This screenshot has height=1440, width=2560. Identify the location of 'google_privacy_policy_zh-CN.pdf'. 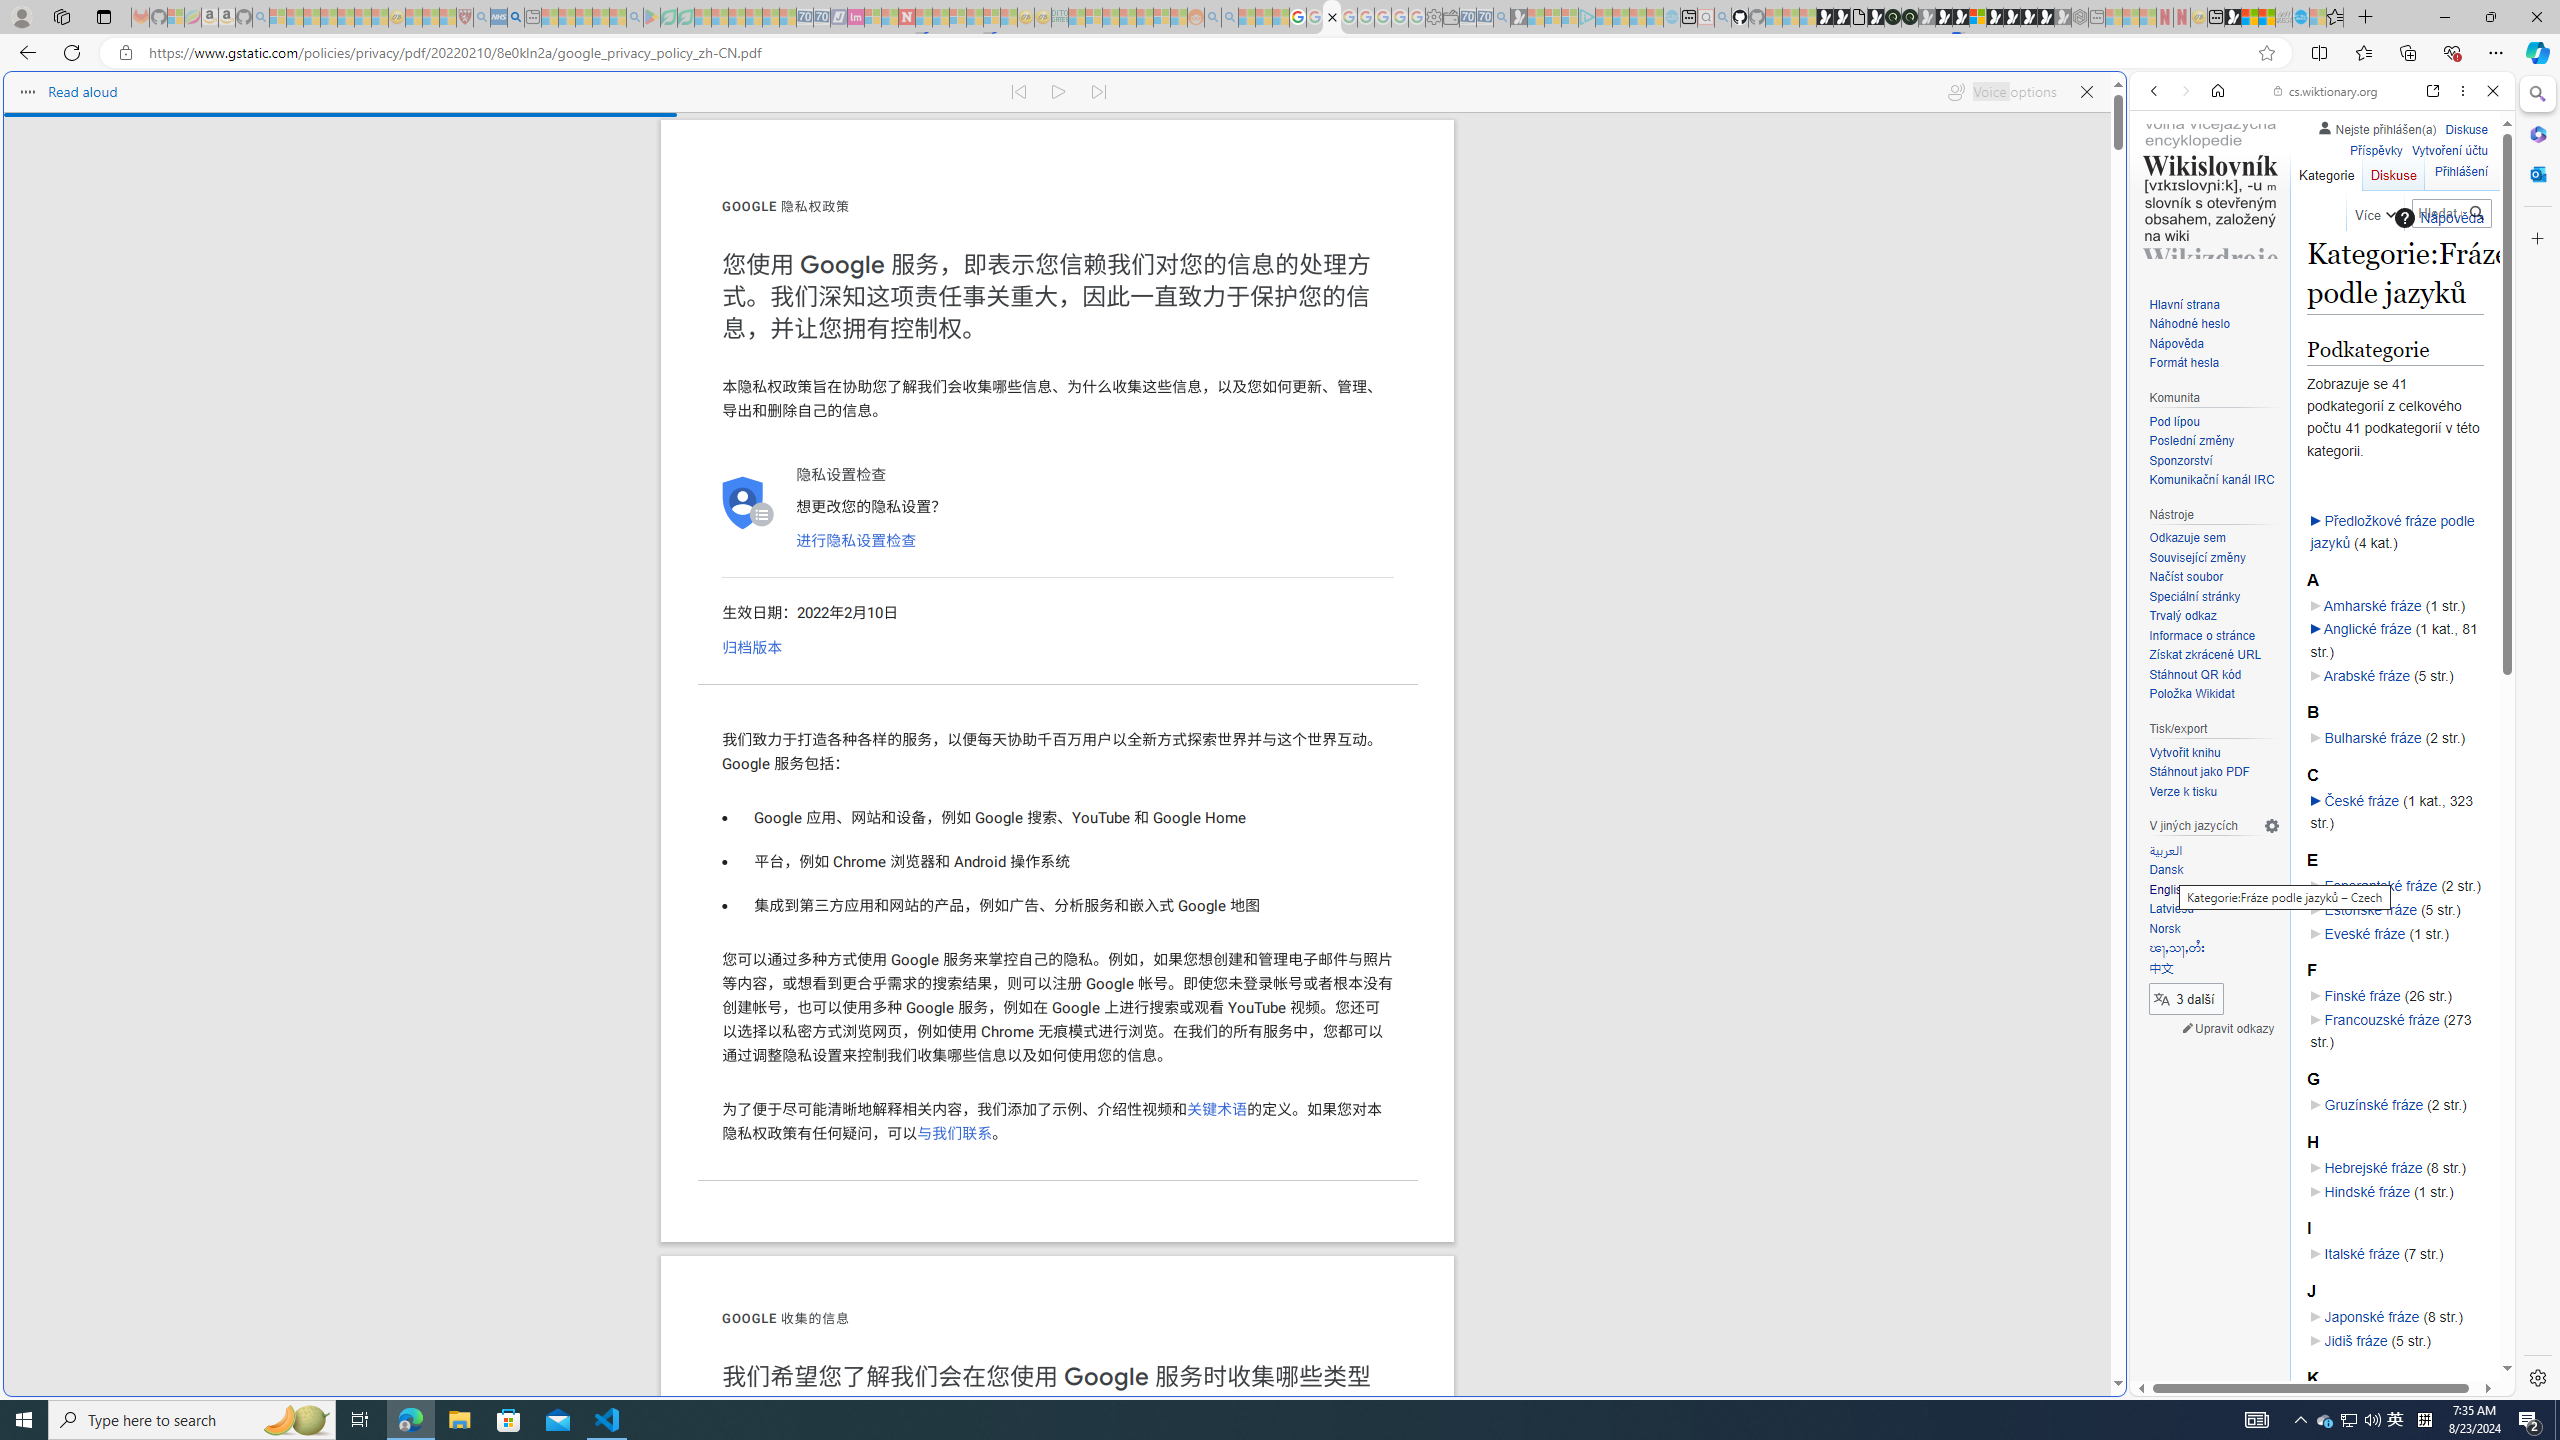
(1332, 16).